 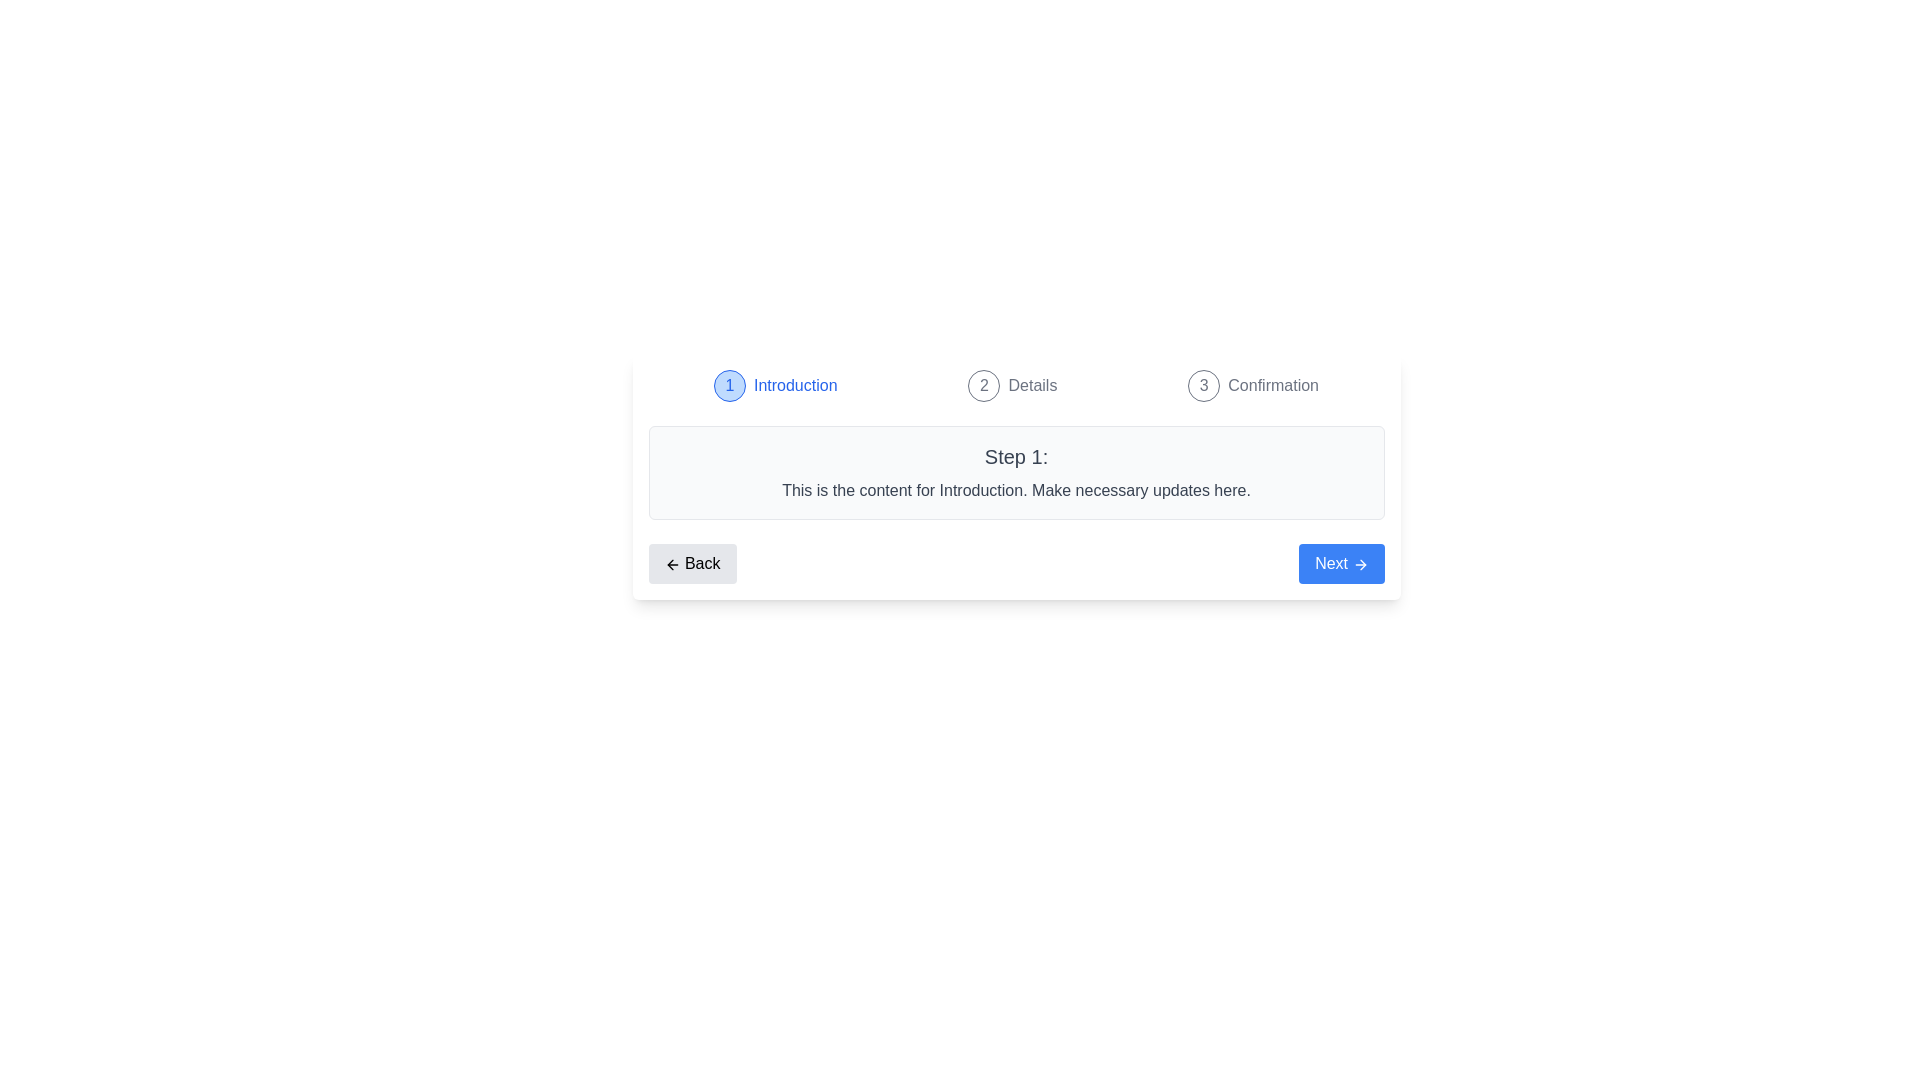 I want to click on the Next button to navigate steps, so click(x=1341, y=563).